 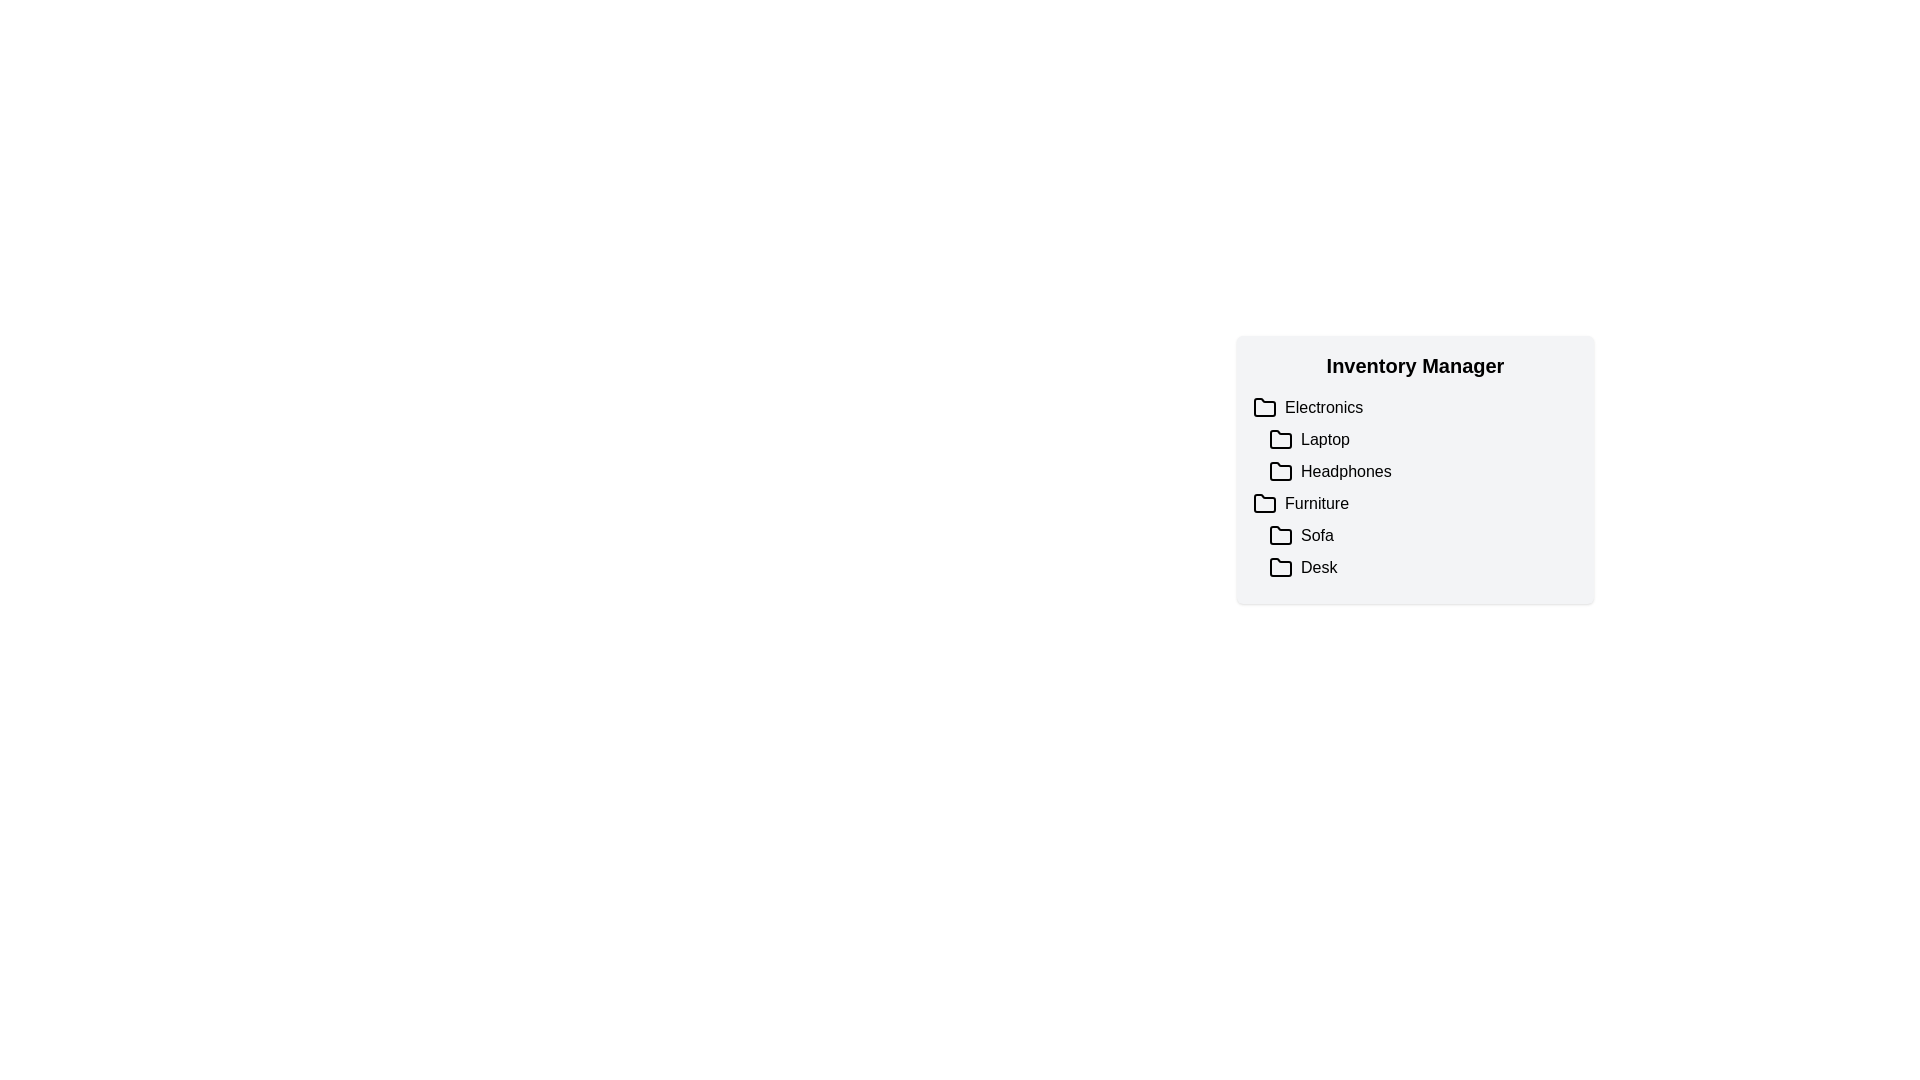 What do you see at coordinates (1414, 503) in the screenshot?
I see `the 'Furniture' folder in the Inventory Manager` at bounding box center [1414, 503].